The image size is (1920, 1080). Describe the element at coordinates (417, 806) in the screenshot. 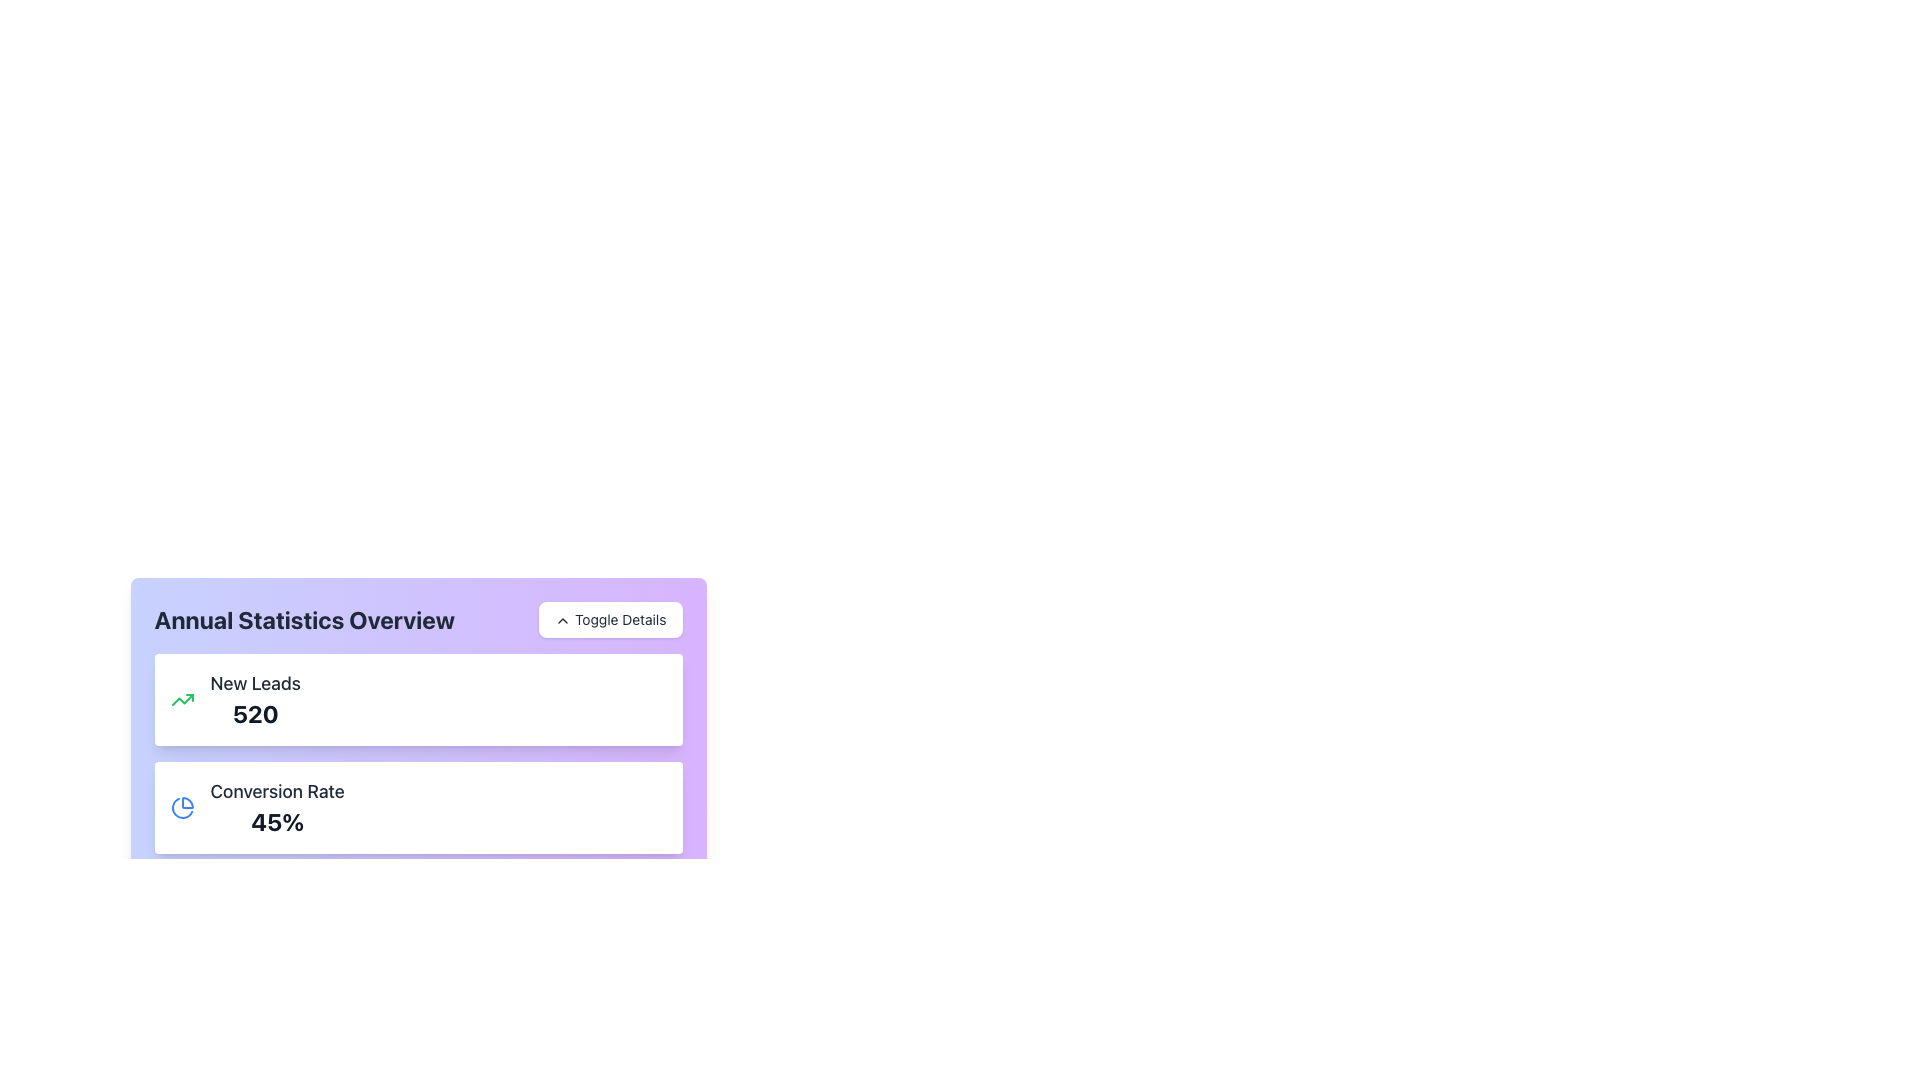

I see `contents of the data display card that shows the conversion rate metric, which is the second card in a vertical list of three cards` at that location.